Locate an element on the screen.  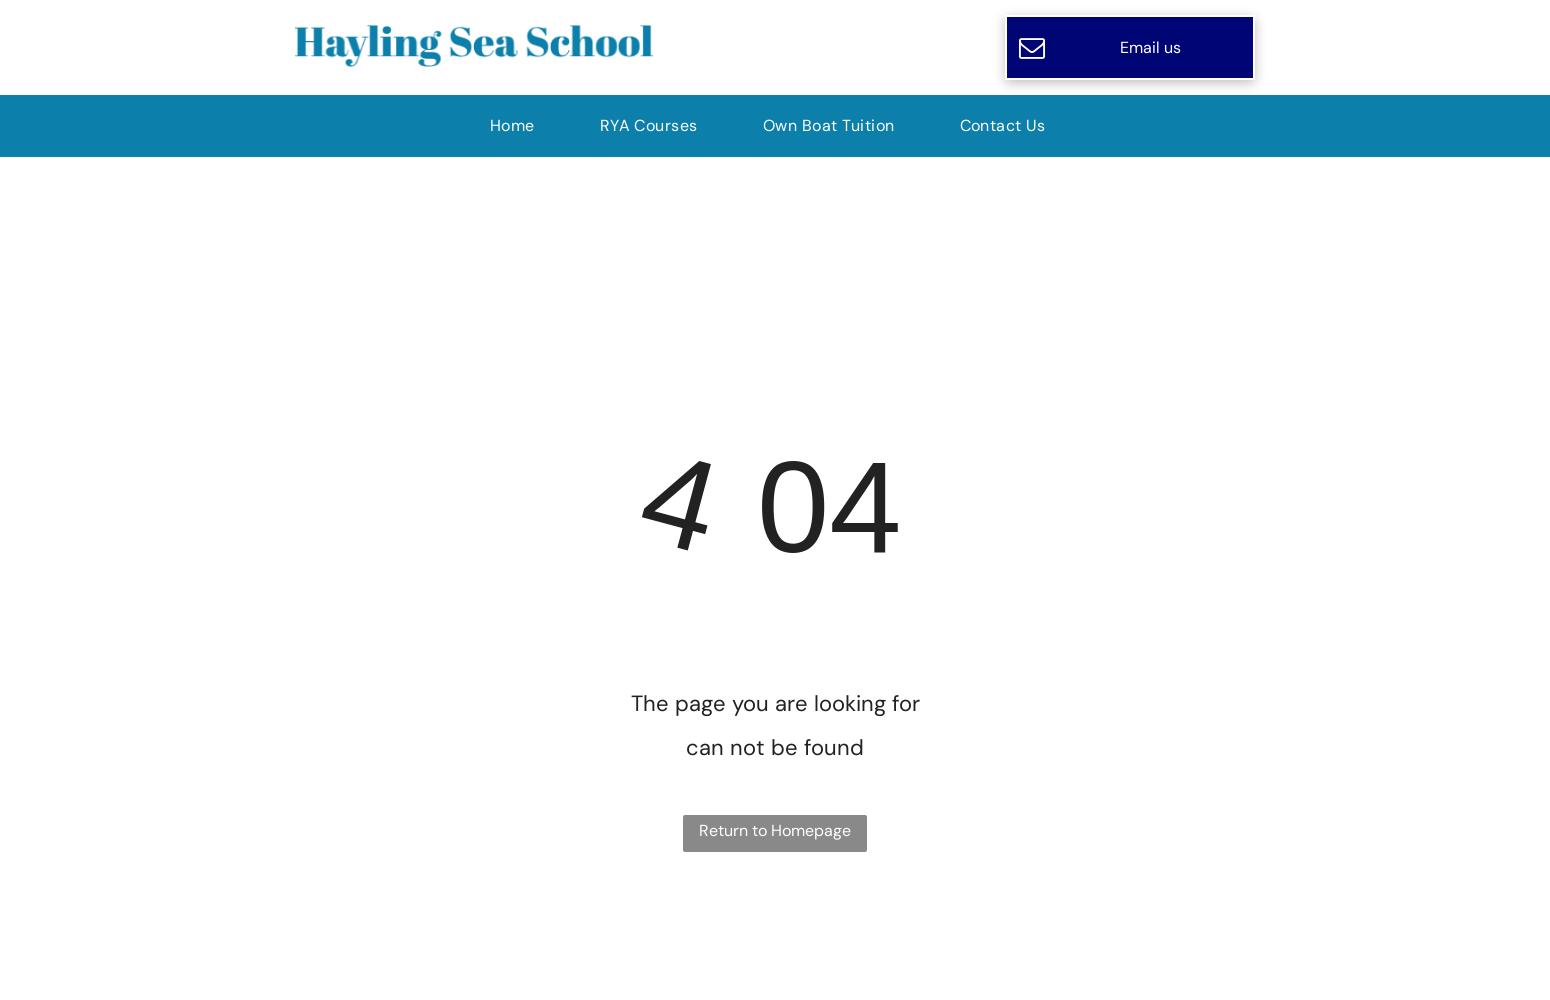
'RYA Courses' is located at coordinates (647, 125).